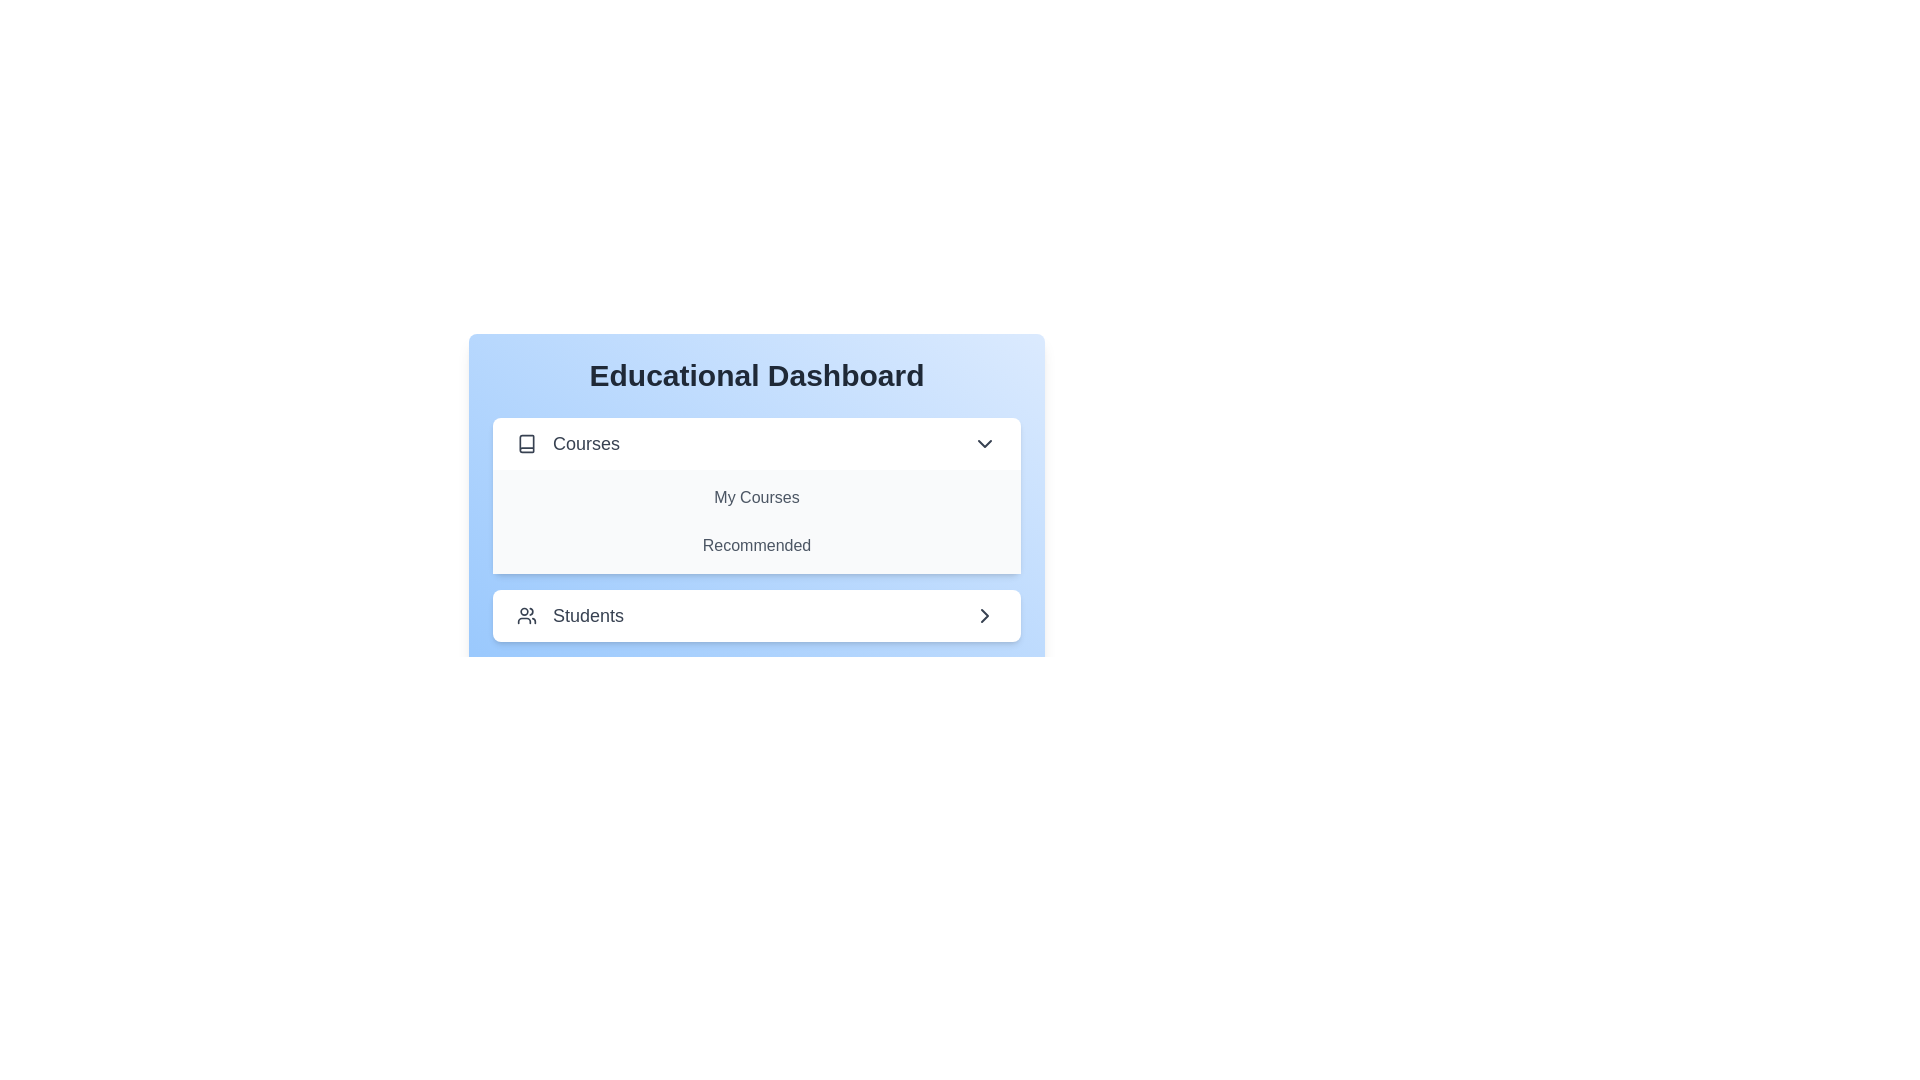  Describe the element at coordinates (527, 615) in the screenshot. I see `the icon corresponding to the section Students to toggle its visibility` at that location.